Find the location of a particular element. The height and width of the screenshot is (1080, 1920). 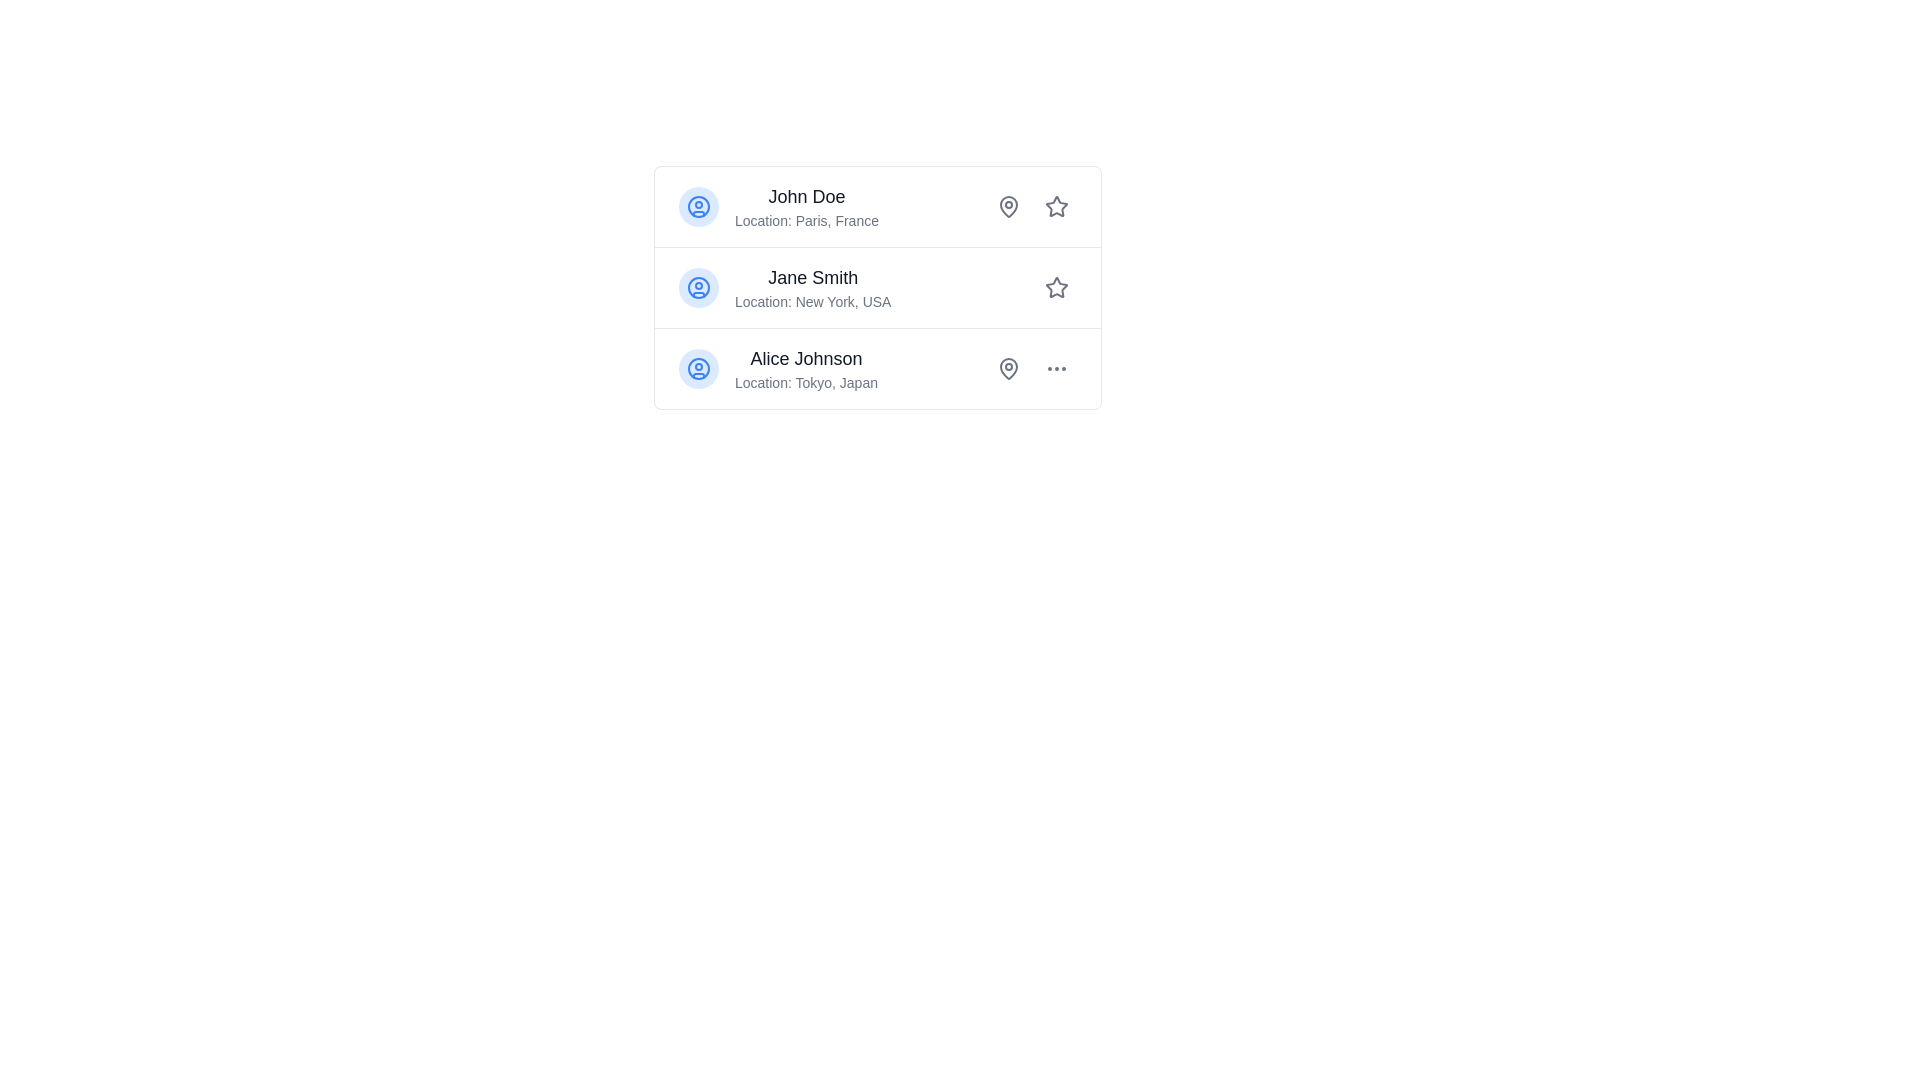

the circular user profile icon with a blue outline associated with 'Alice Johnson, Location: Tokyo, Japan' for profile-related interactions is located at coordinates (699, 369).